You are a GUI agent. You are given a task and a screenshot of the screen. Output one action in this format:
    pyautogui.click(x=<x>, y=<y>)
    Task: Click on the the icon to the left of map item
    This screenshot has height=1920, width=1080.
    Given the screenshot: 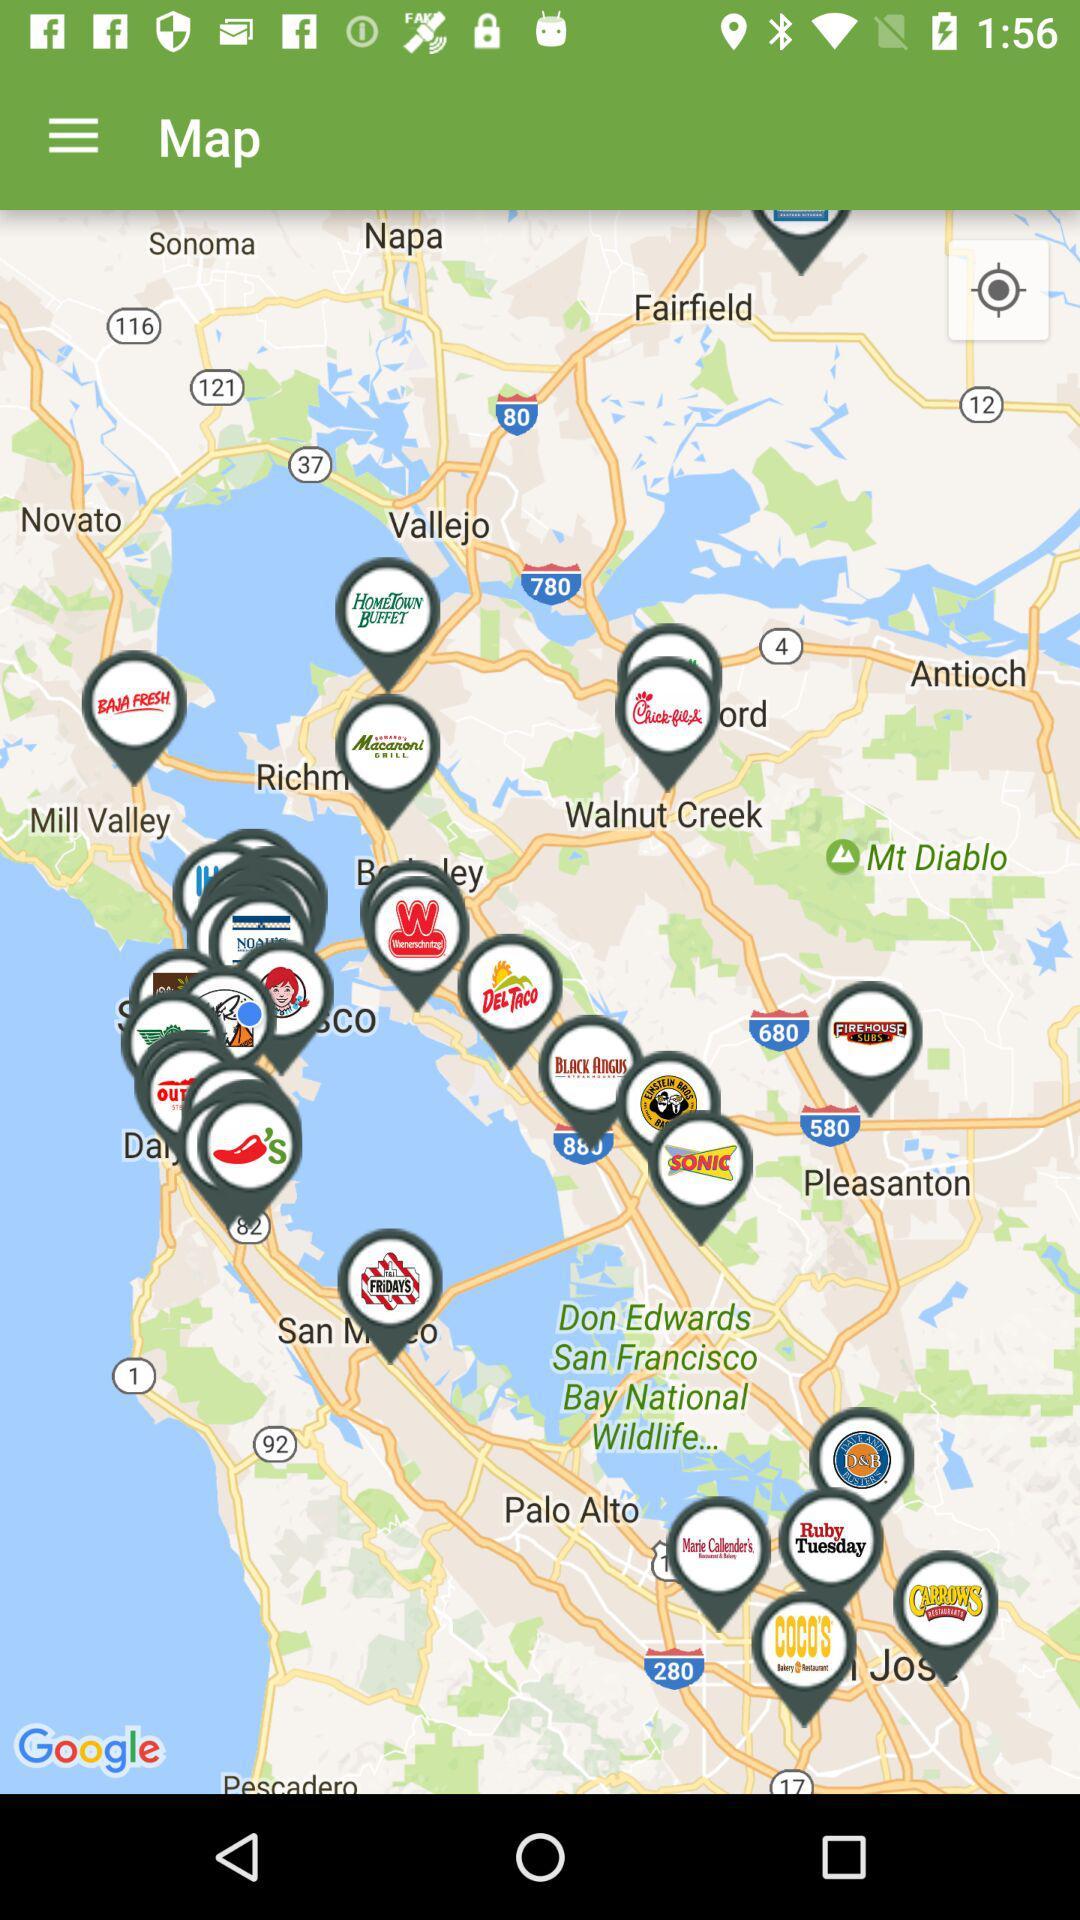 What is the action you would take?
    pyautogui.click(x=72, y=135)
    